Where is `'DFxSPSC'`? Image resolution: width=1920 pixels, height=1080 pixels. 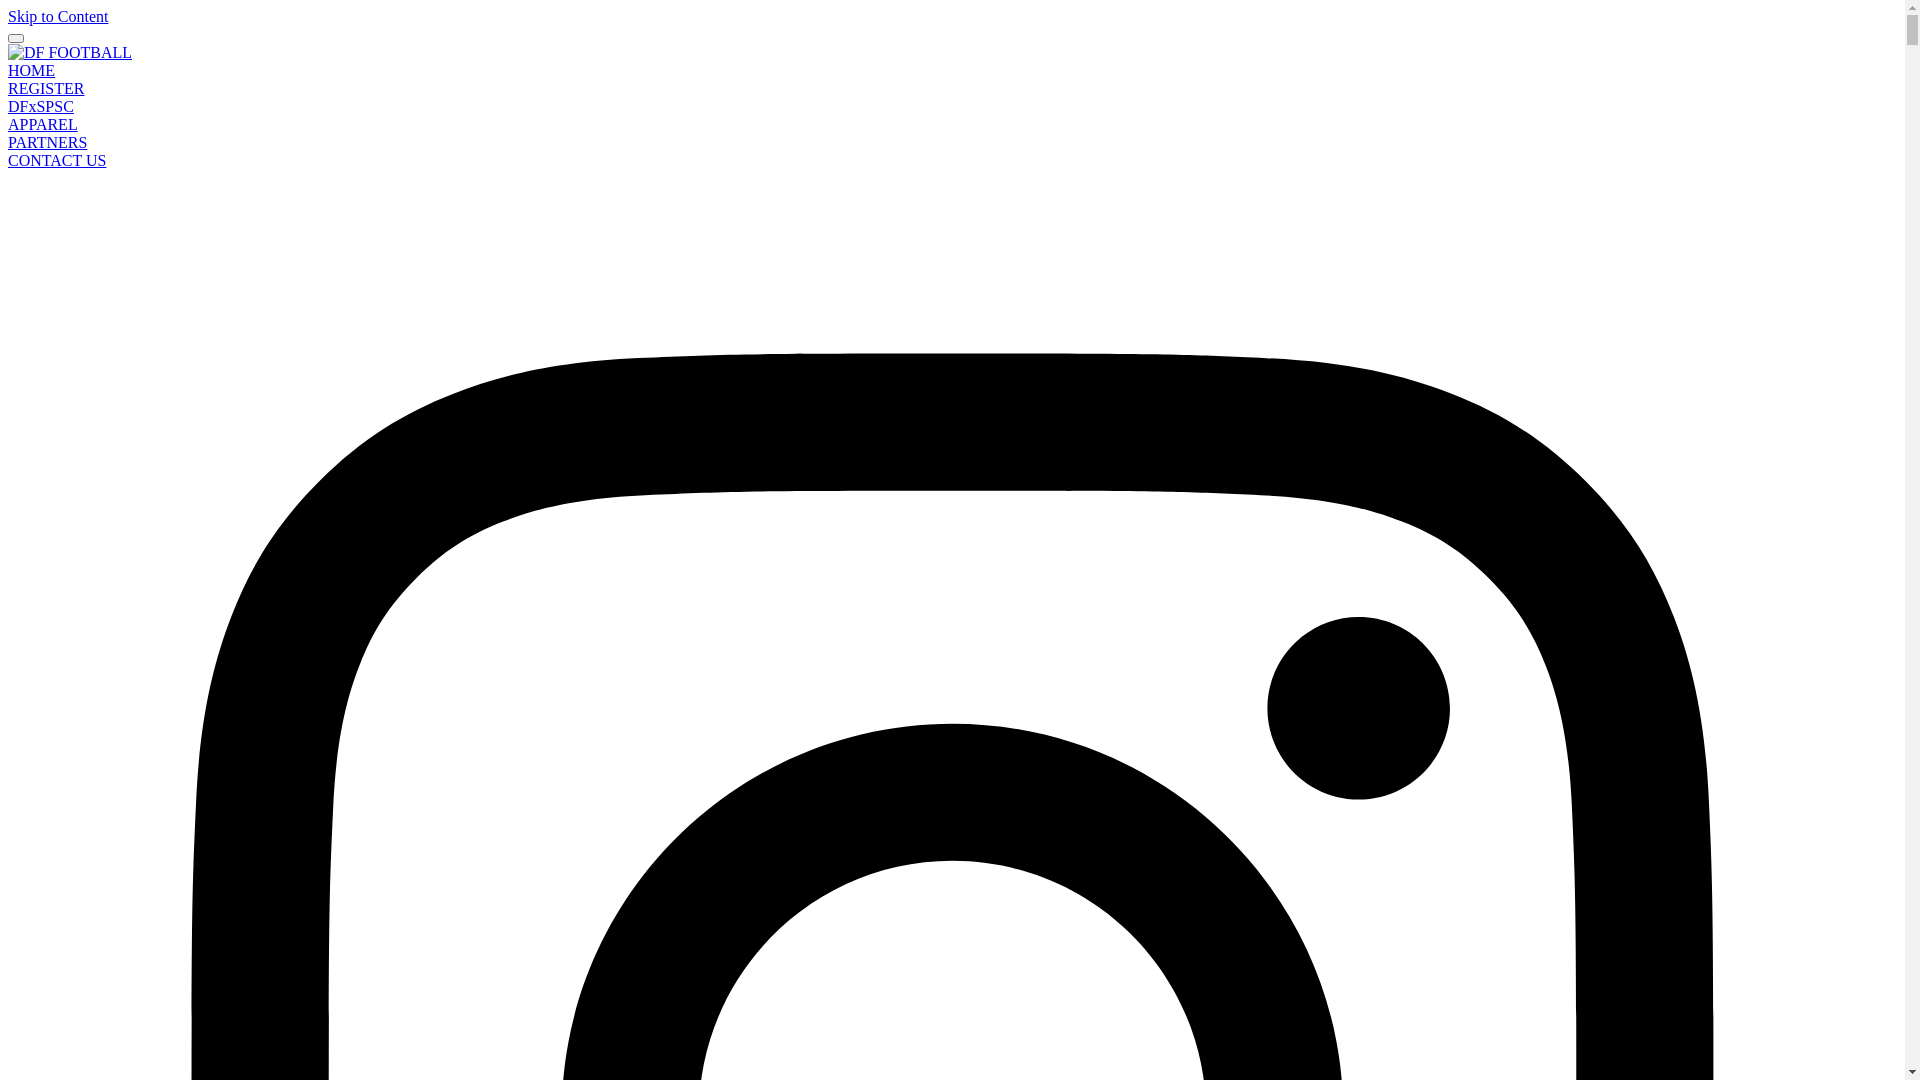
'DFxSPSC' is located at coordinates (41, 106).